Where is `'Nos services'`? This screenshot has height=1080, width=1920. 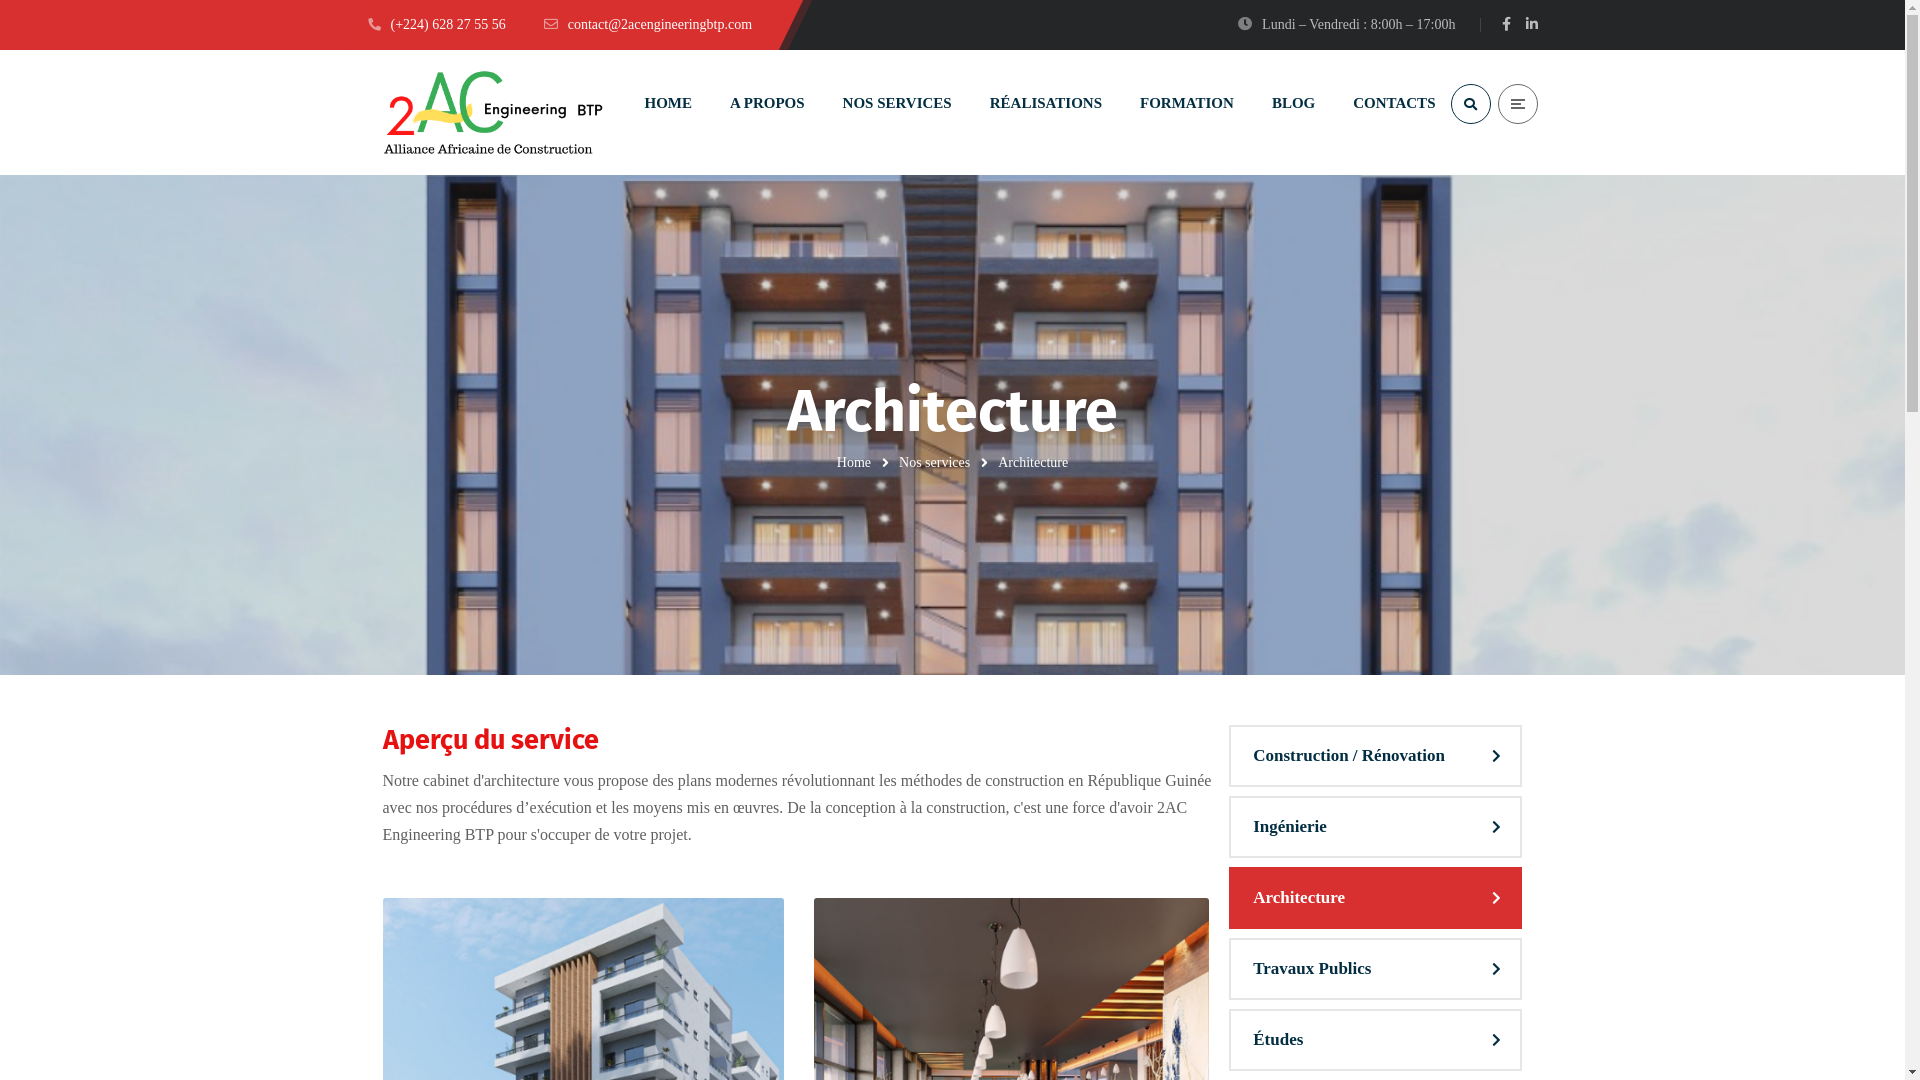 'Nos services' is located at coordinates (933, 462).